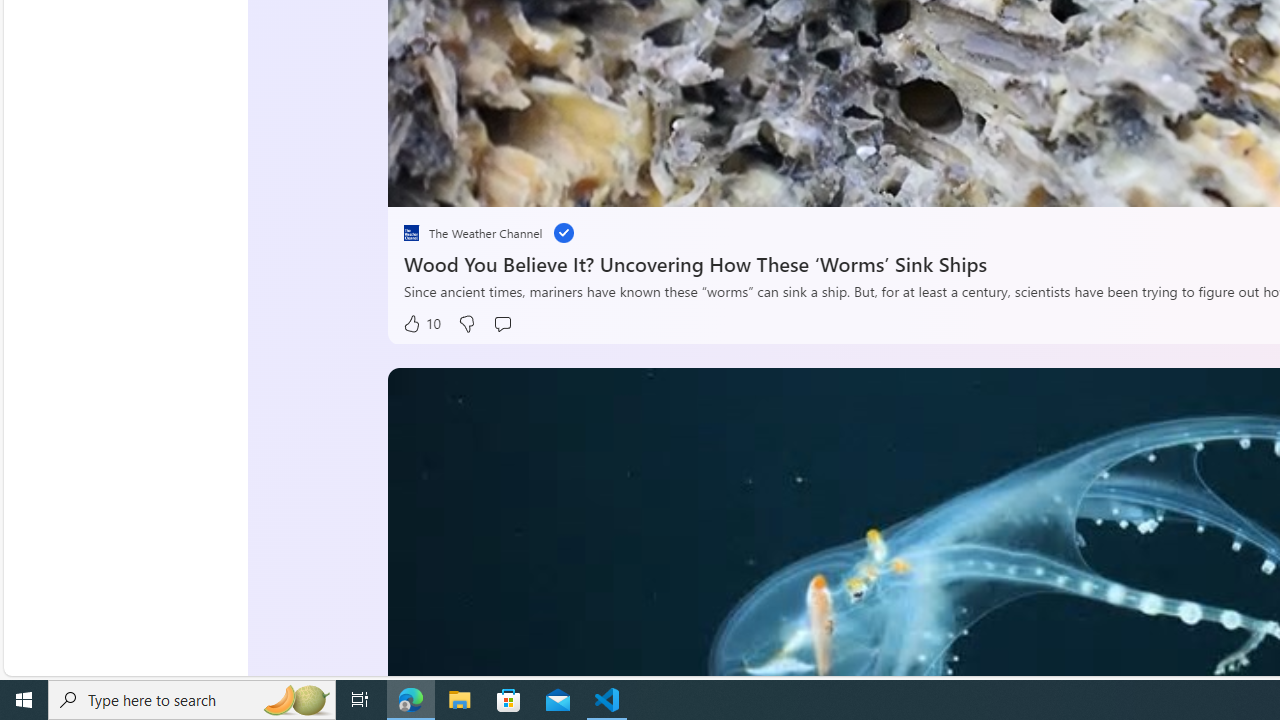 This screenshot has width=1280, height=720. What do you see at coordinates (411, 232) in the screenshot?
I see `'placeholder'` at bounding box center [411, 232].